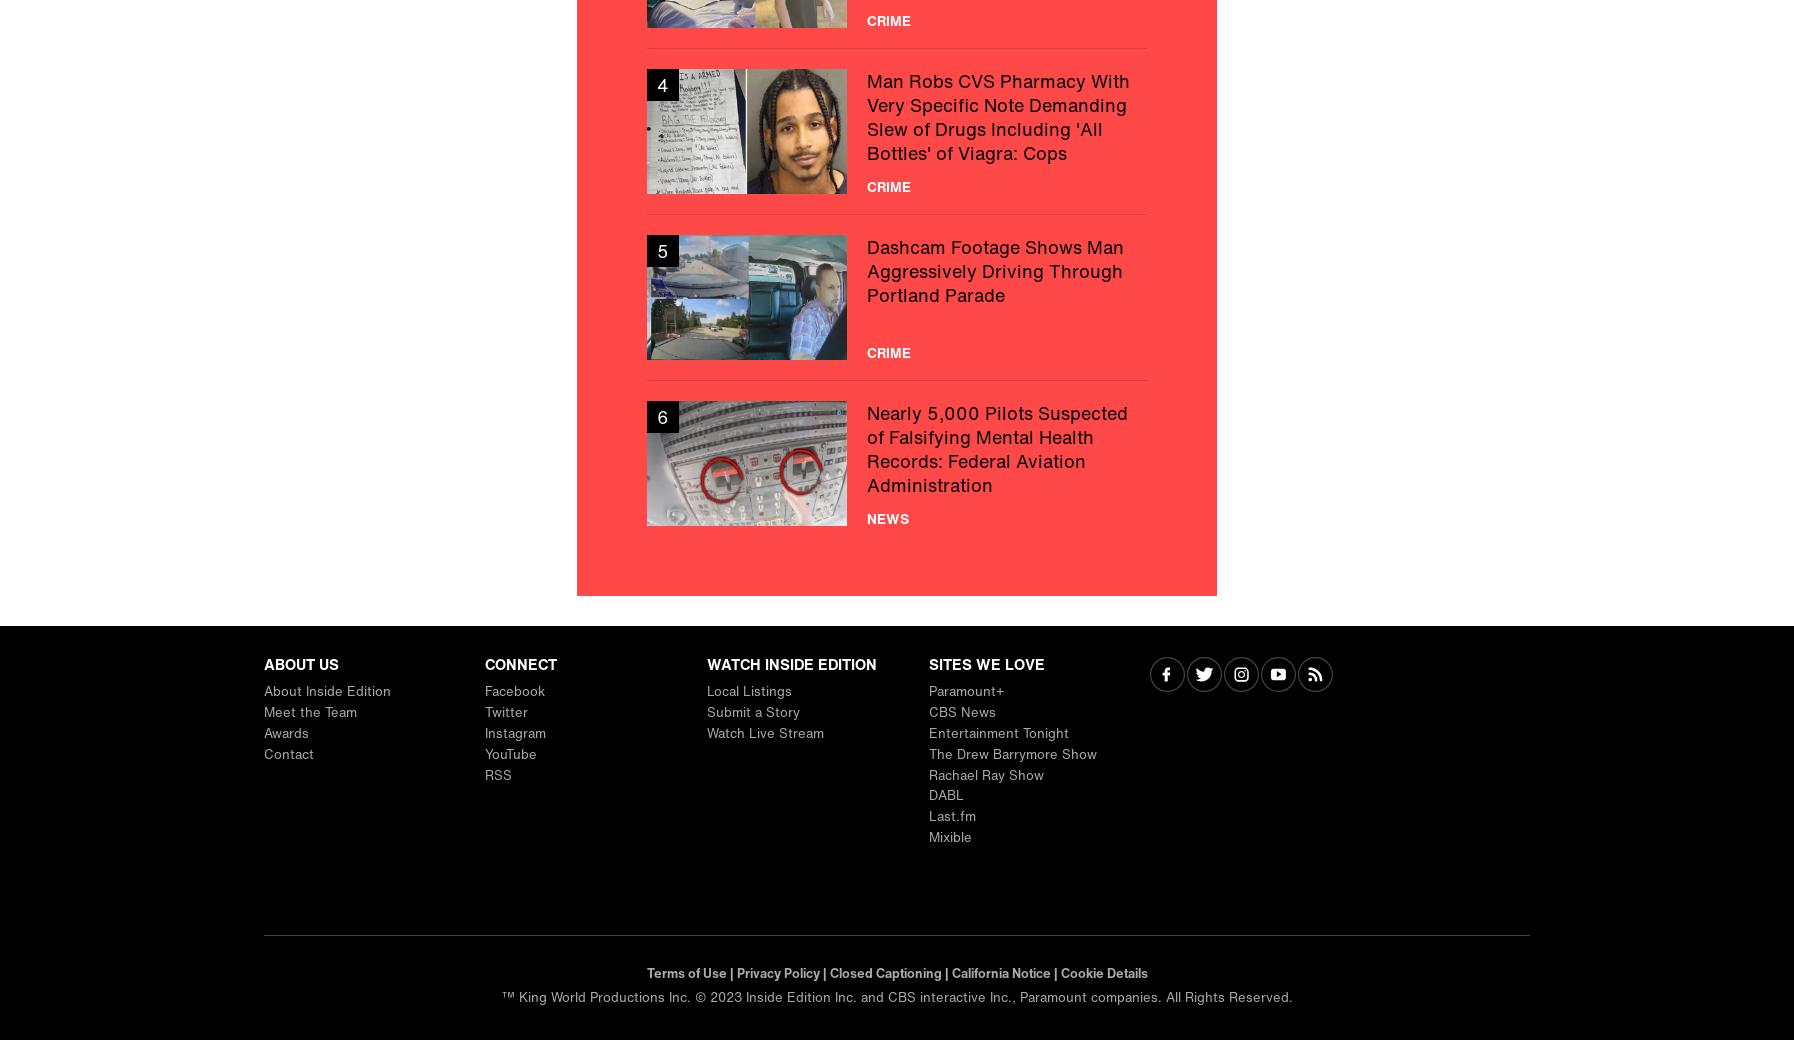 The height and width of the screenshot is (1052, 1794). Describe the element at coordinates (896, 996) in the screenshot. I see `'™ King World Productions Inc. © 2023 Inside Edition Inc. and CBS interactive Inc., Paramount companies. All Rights Reserved.'` at that location.